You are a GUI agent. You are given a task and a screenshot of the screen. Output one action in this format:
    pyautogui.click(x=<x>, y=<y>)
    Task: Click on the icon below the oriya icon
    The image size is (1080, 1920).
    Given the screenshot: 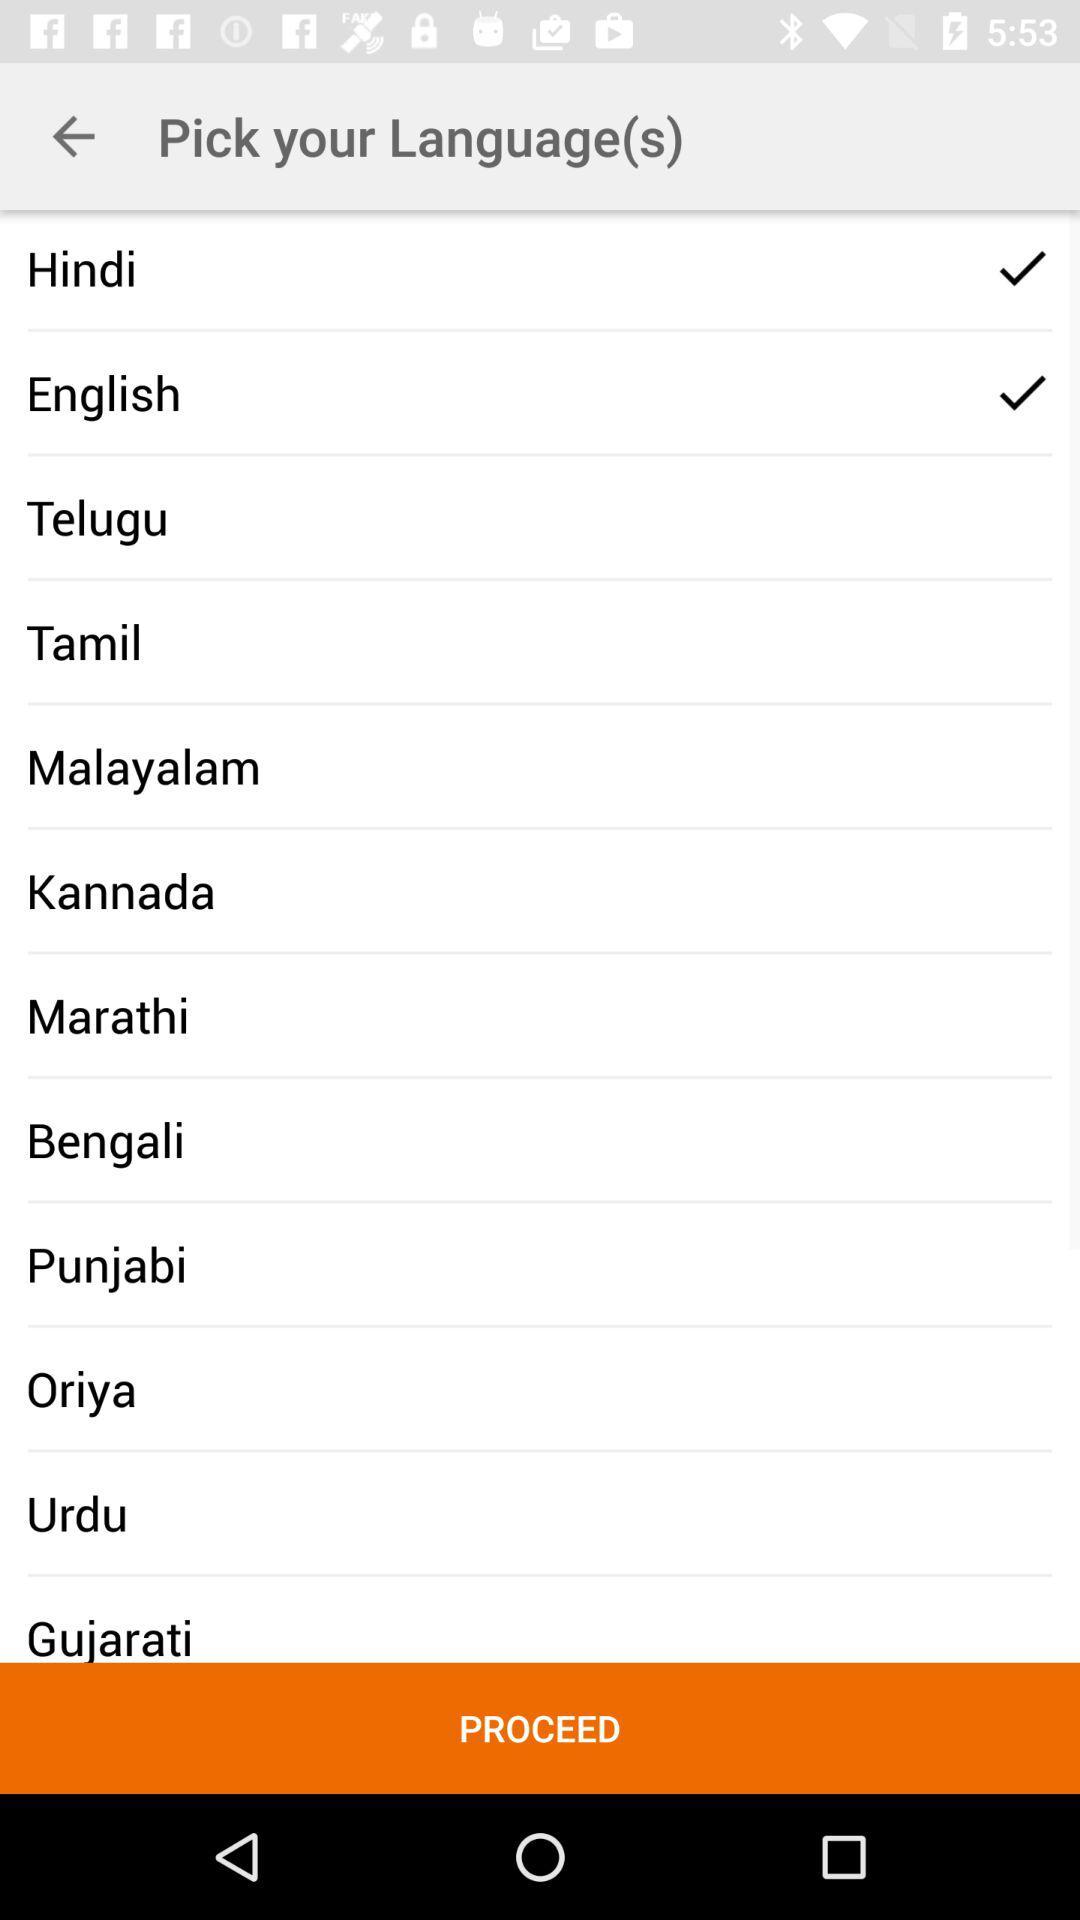 What is the action you would take?
    pyautogui.click(x=76, y=1513)
    